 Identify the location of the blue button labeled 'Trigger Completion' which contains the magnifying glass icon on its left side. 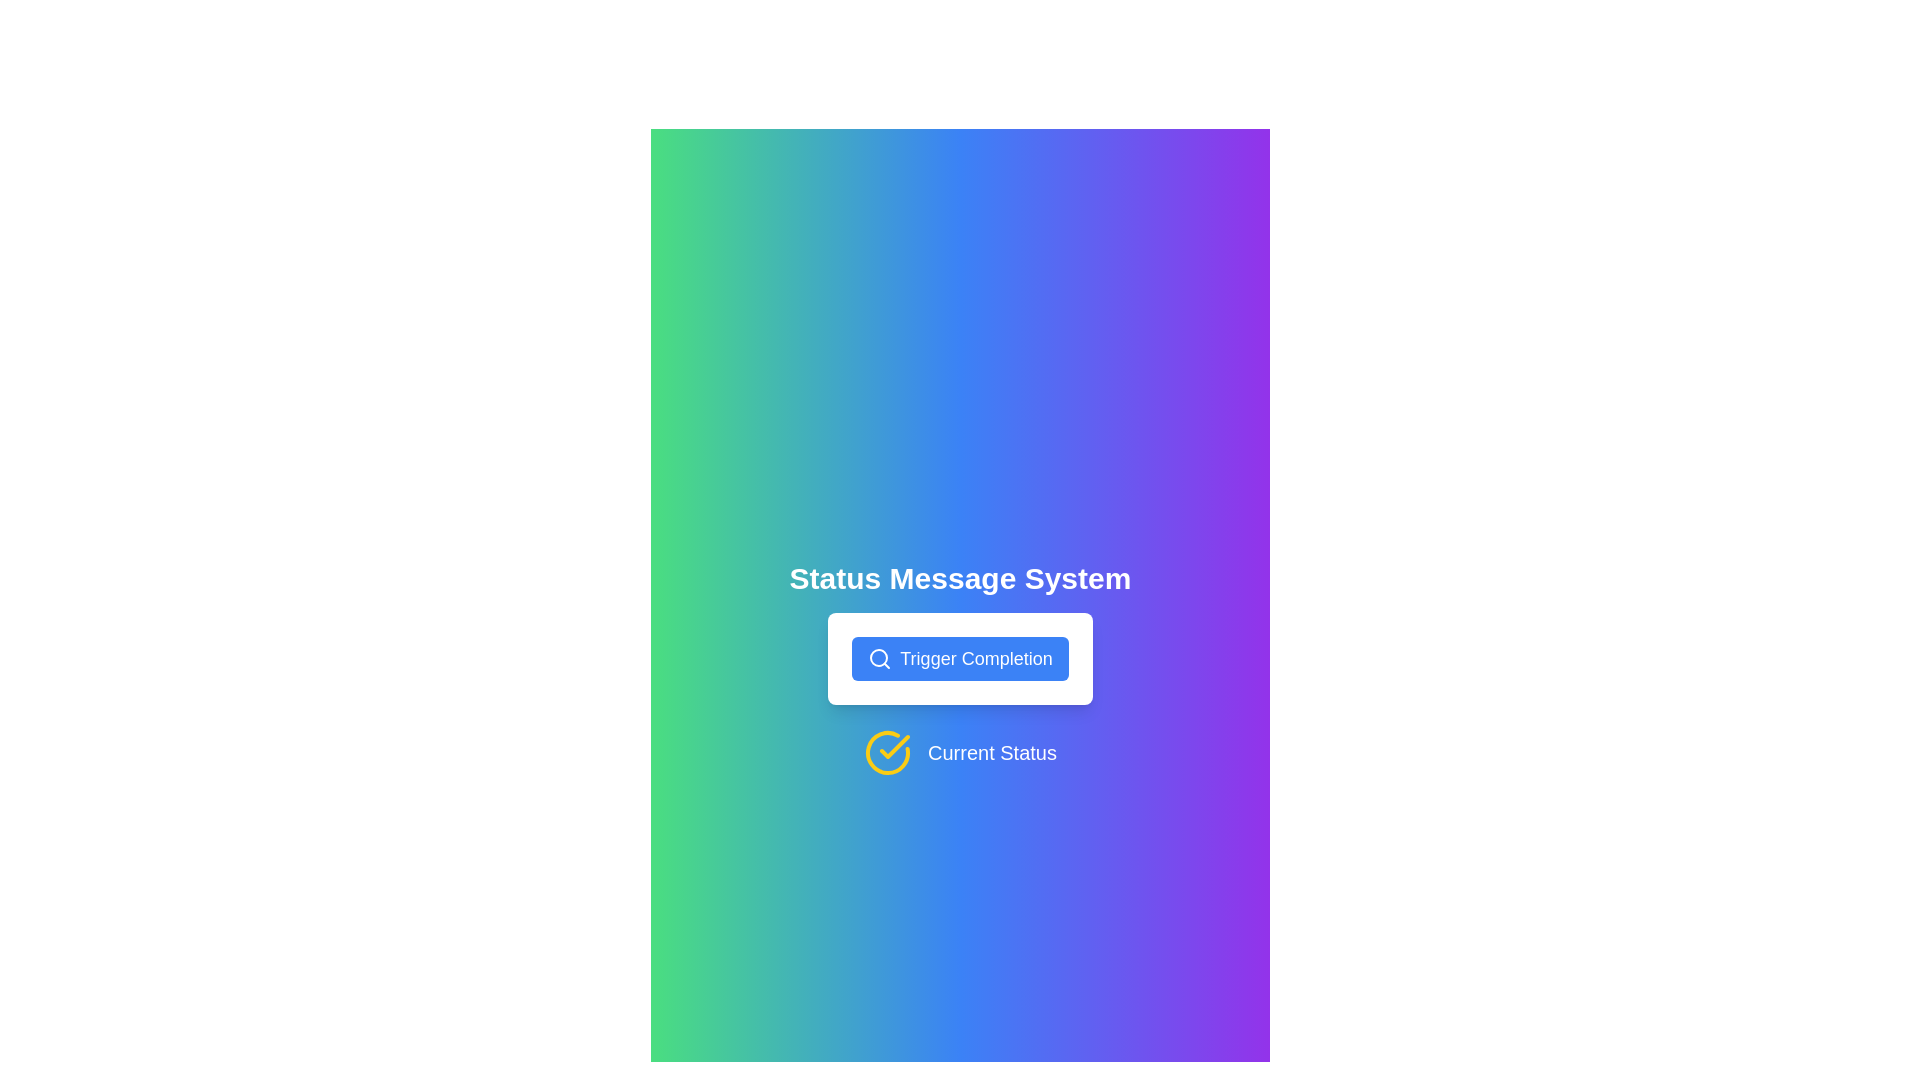
(880, 659).